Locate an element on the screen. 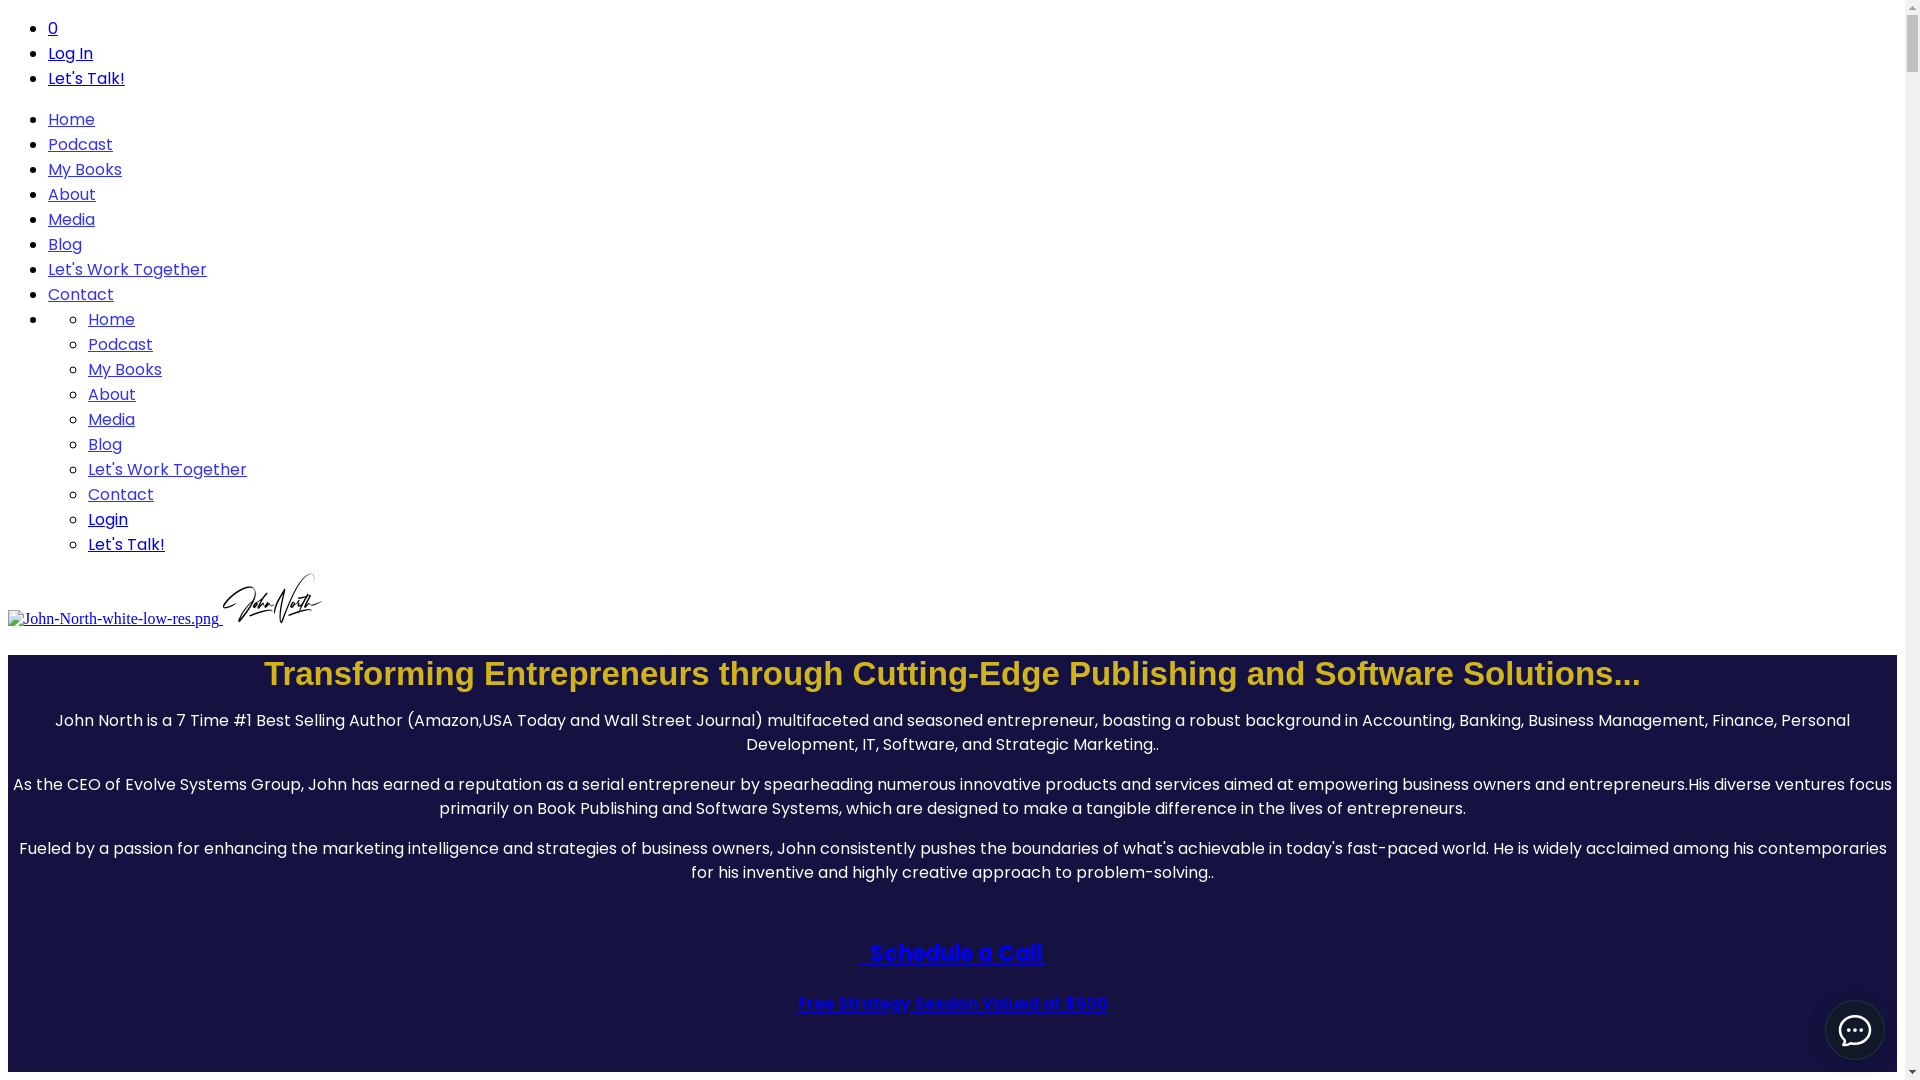  'Media' is located at coordinates (48, 219).